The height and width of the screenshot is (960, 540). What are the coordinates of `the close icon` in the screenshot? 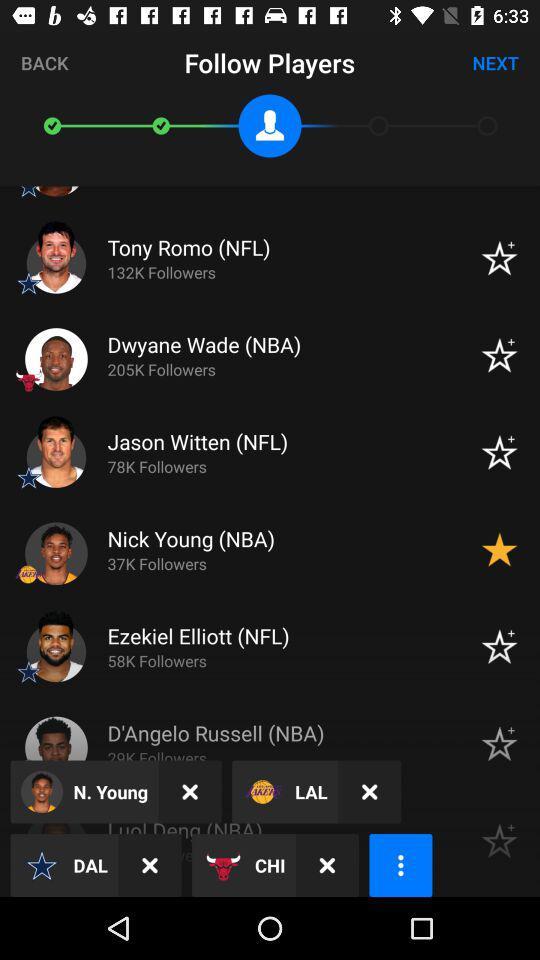 It's located at (190, 792).